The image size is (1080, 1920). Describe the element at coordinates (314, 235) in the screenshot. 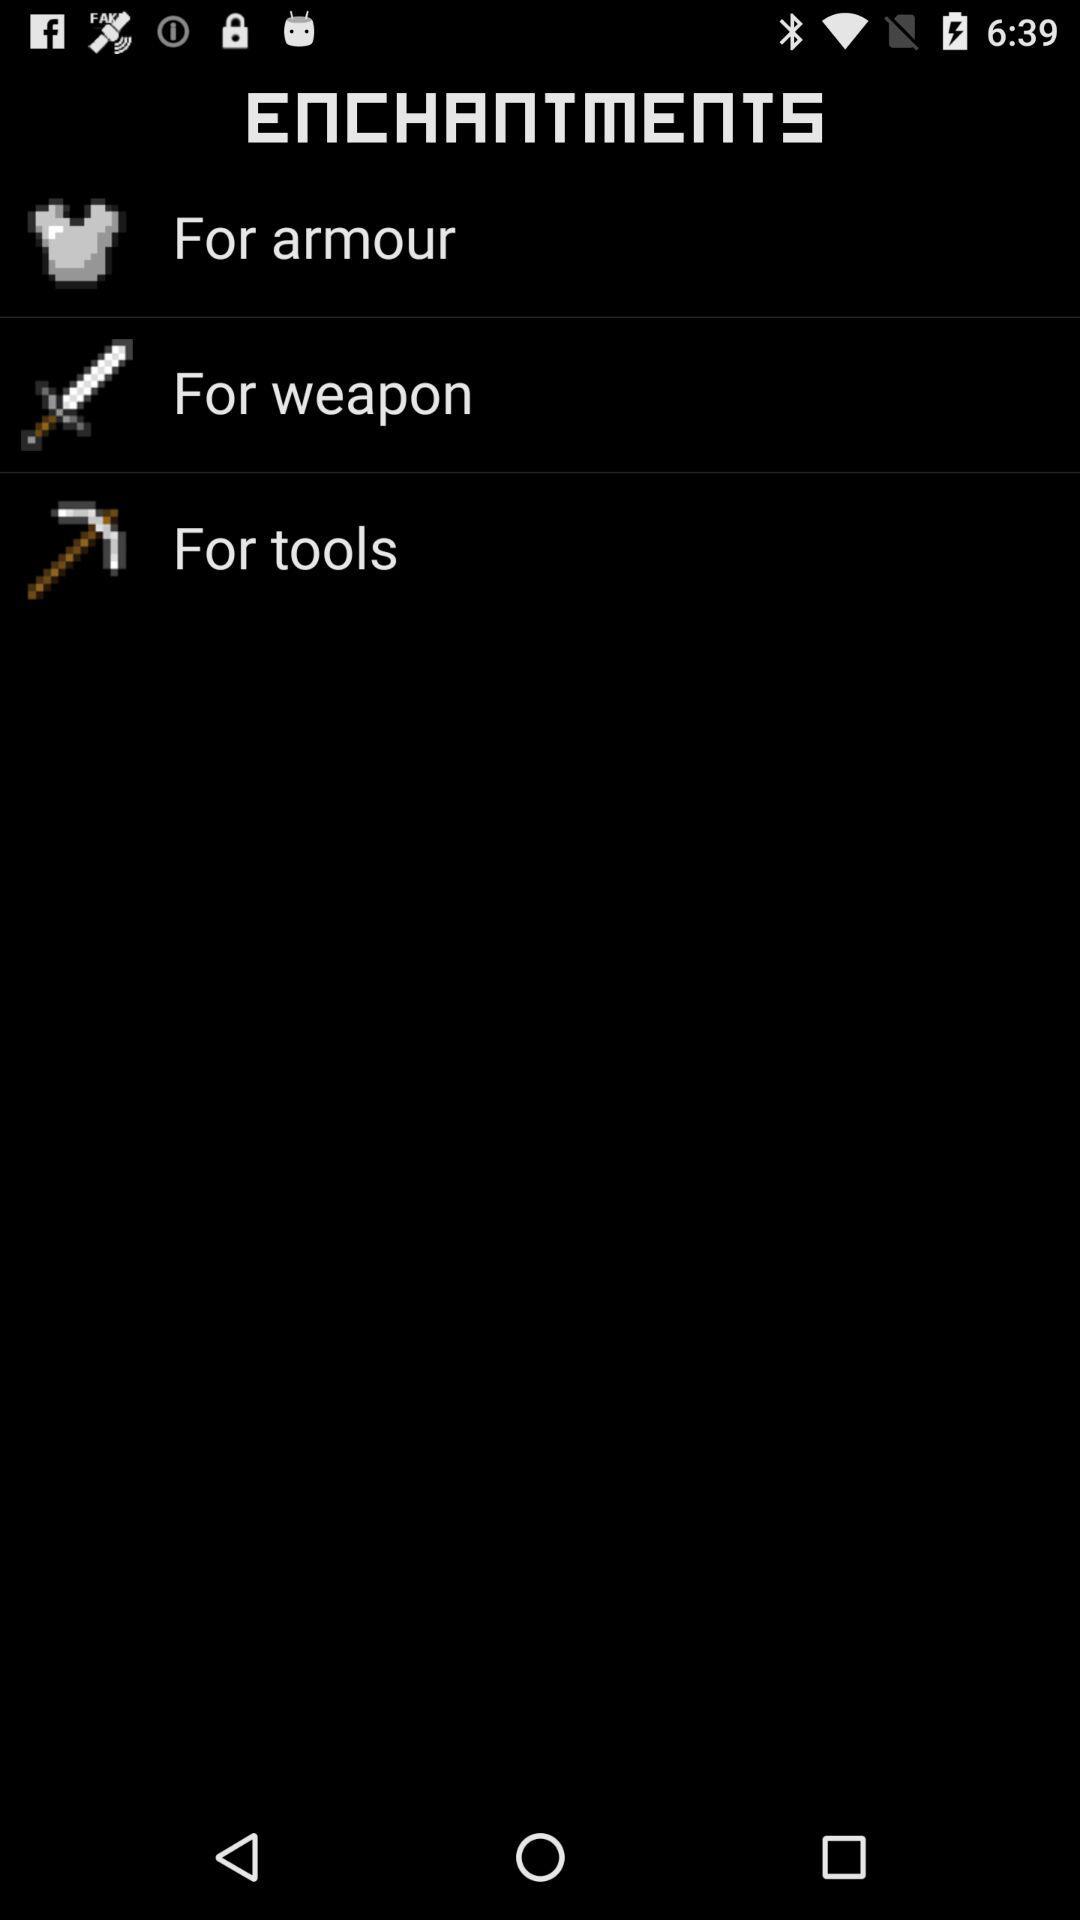

I see `the item below the enchantments icon` at that location.